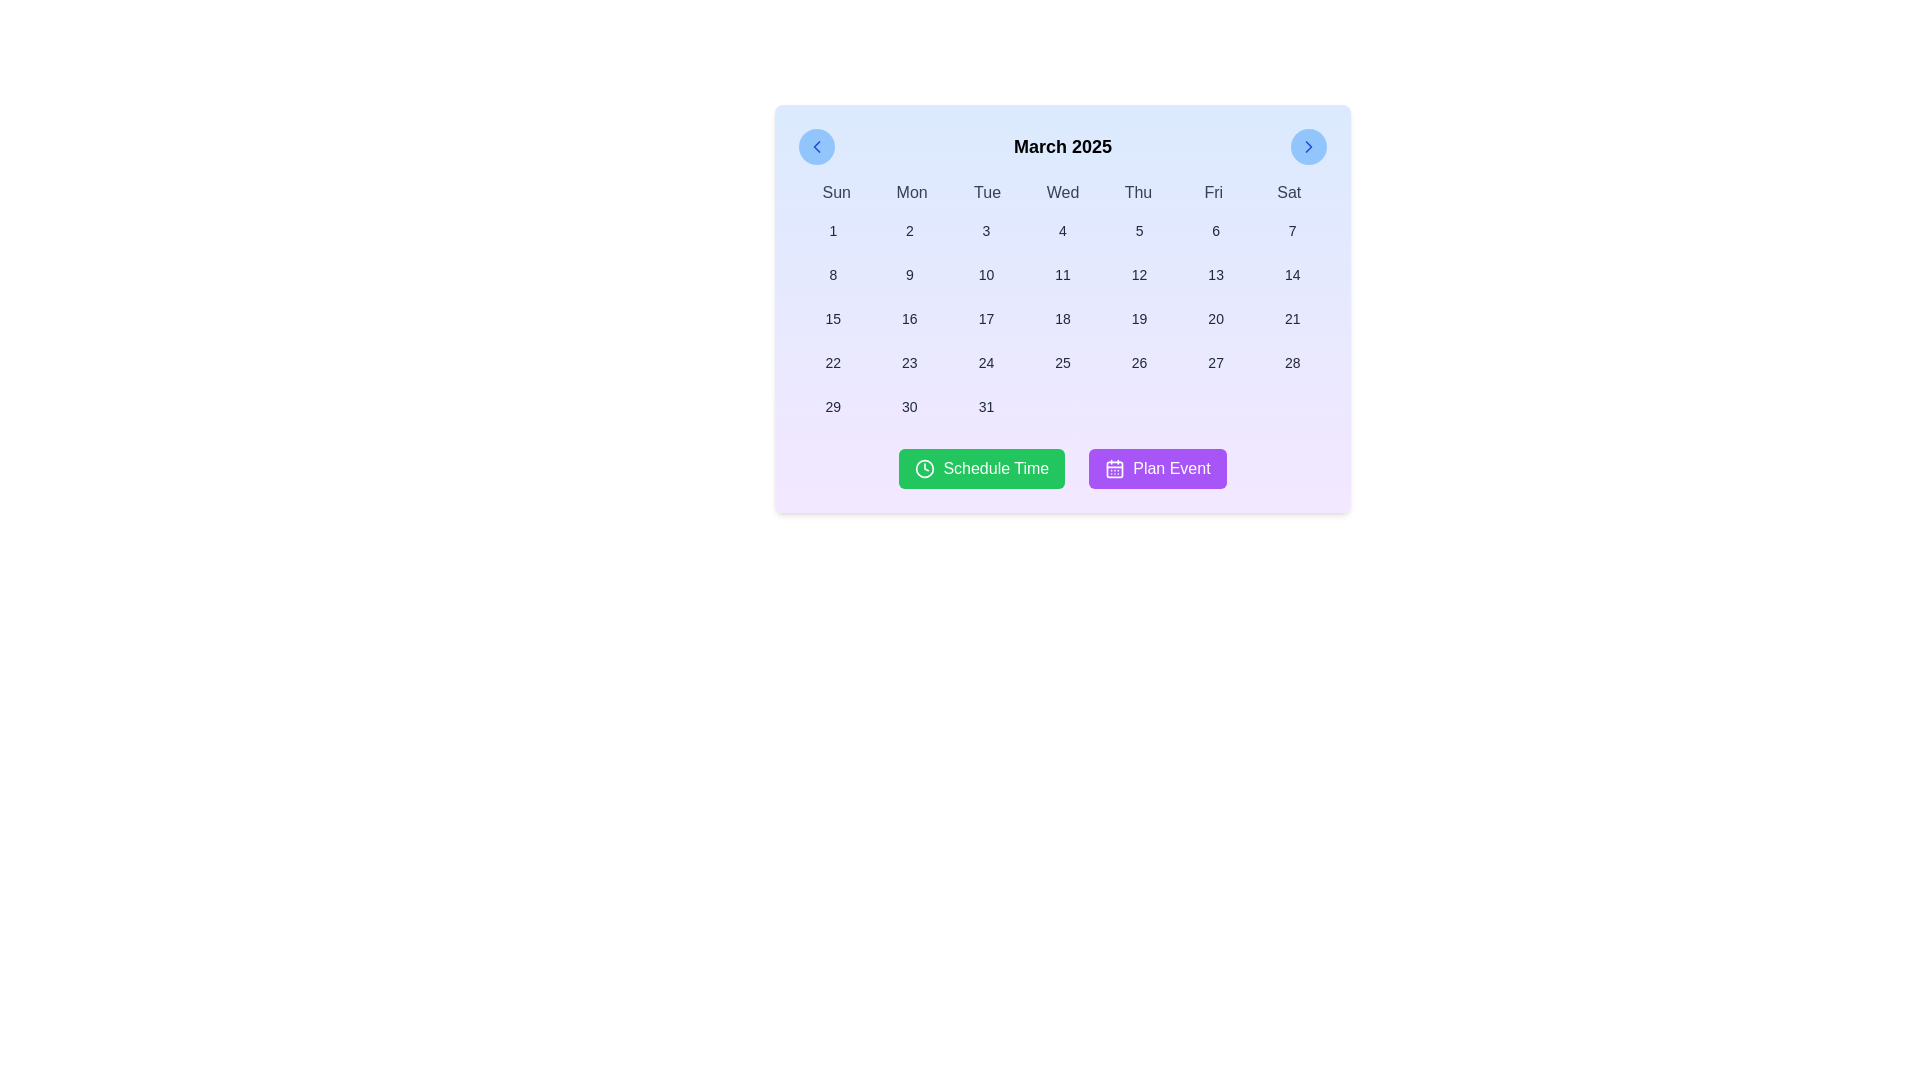 This screenshot has height=1080, width=1920. I want to click on the navigation icon in the top-left corner of the calendar interface to move to the previous month, so click(816, 145).